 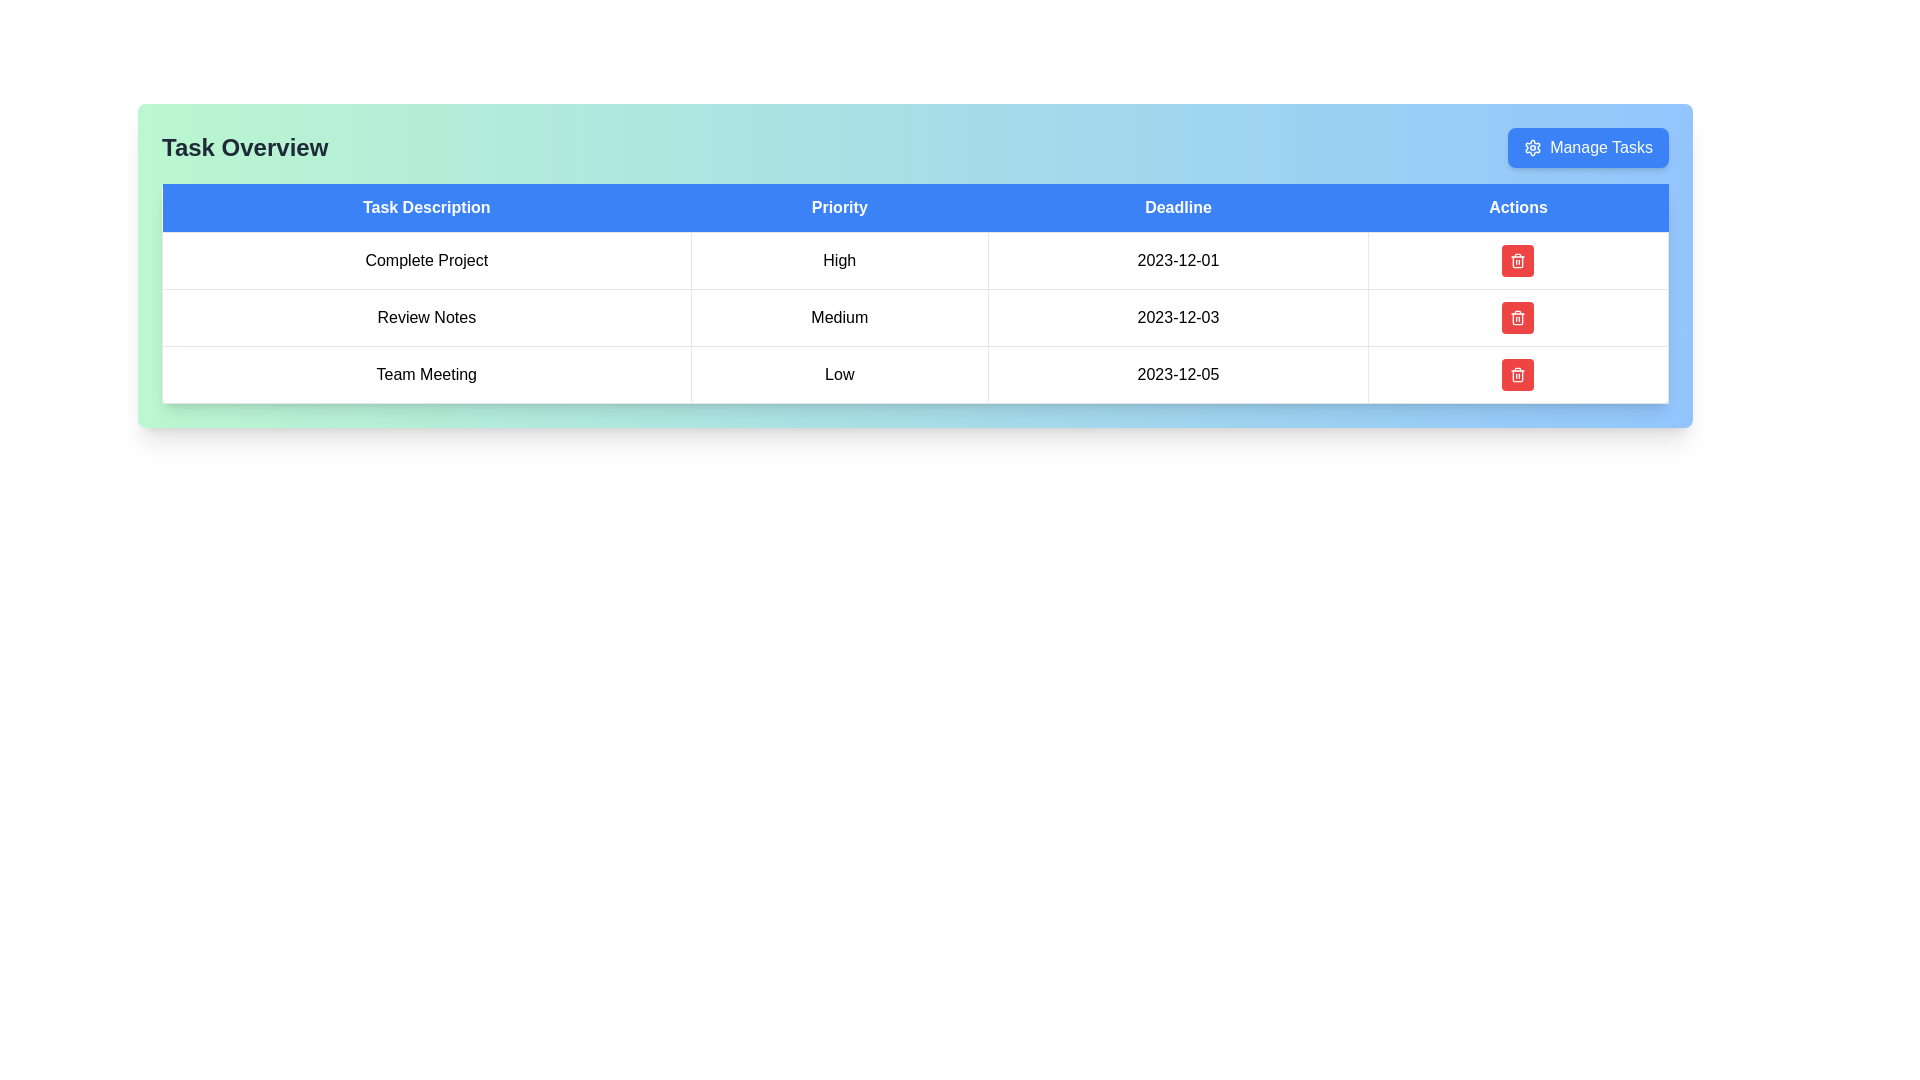 What do you see at coordinates (1178, 374) in the screenshot?
I see `date text '2023-12-05' located in the third row under the 'Deadline' column of the 'Task Overview' table` at bounding box center [1178, 374].